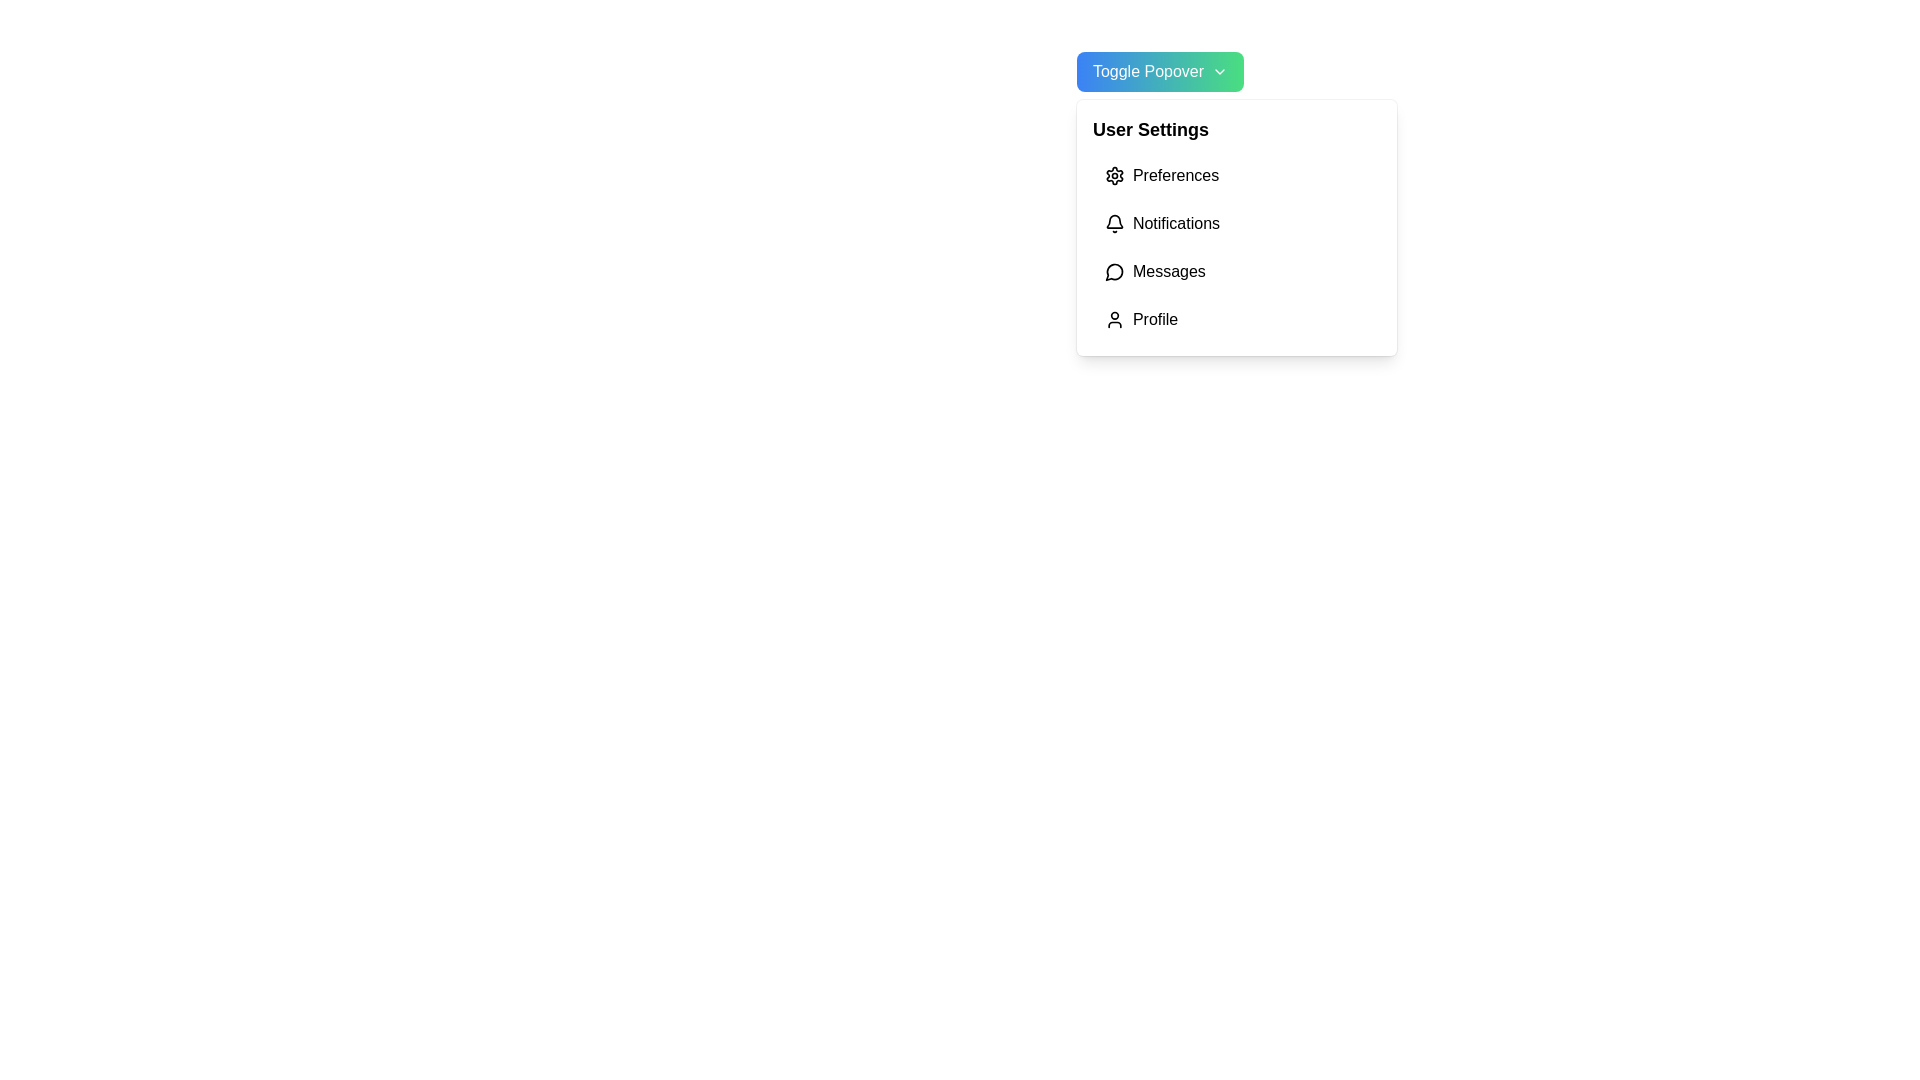 Image resolution: width=1920 pixels, height=1080 pixels. I want to click on the fourth item in the 'User Settings' dropdown menu, which is a Text Button for accessing the user's profile settings, so click(1155, 319).